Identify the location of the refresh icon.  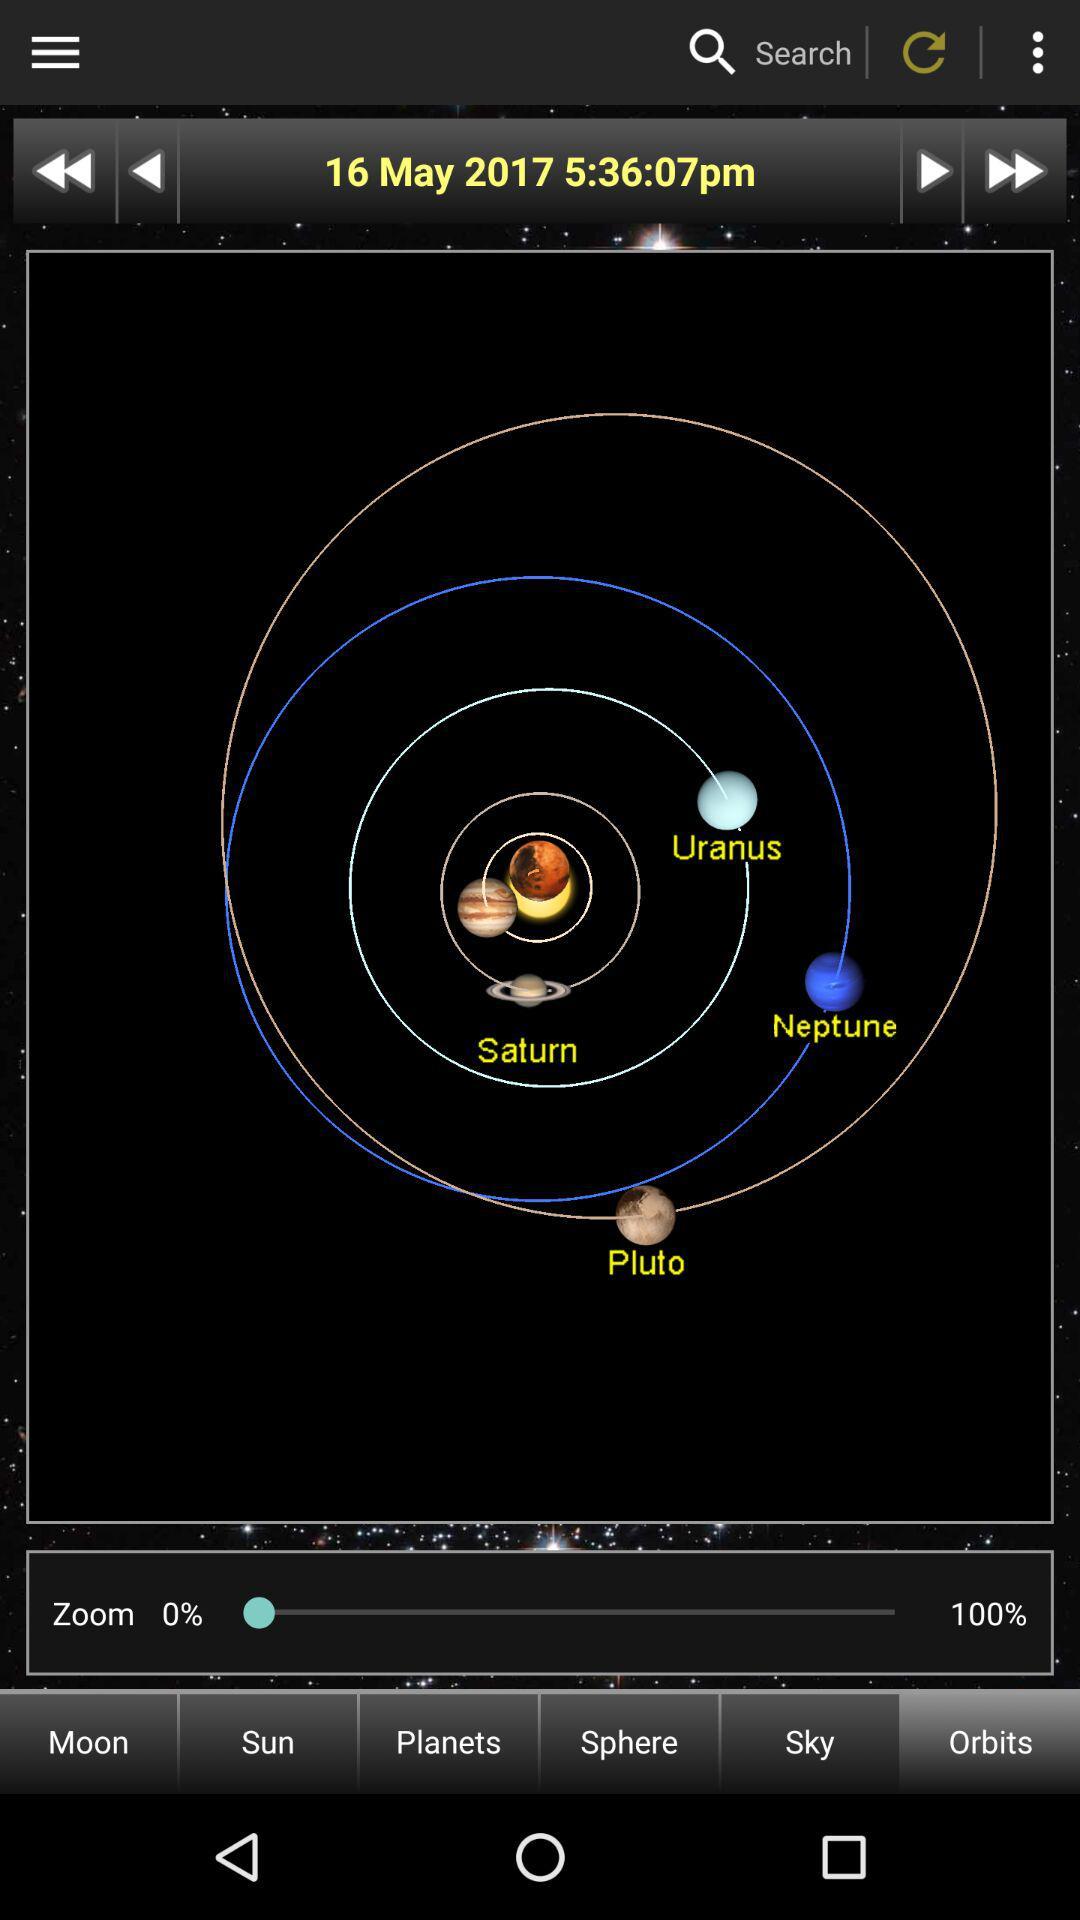
(924, 52).